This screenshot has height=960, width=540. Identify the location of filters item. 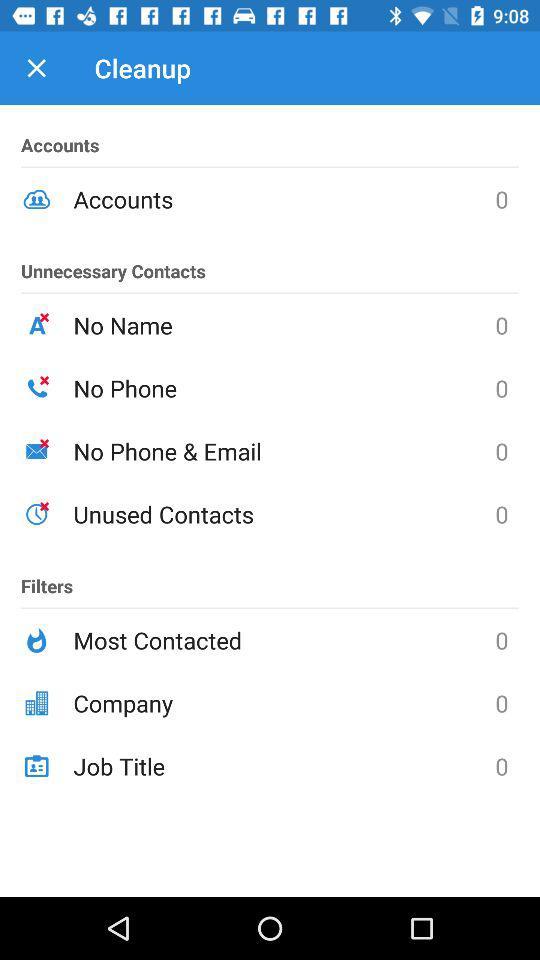
(47, 577).